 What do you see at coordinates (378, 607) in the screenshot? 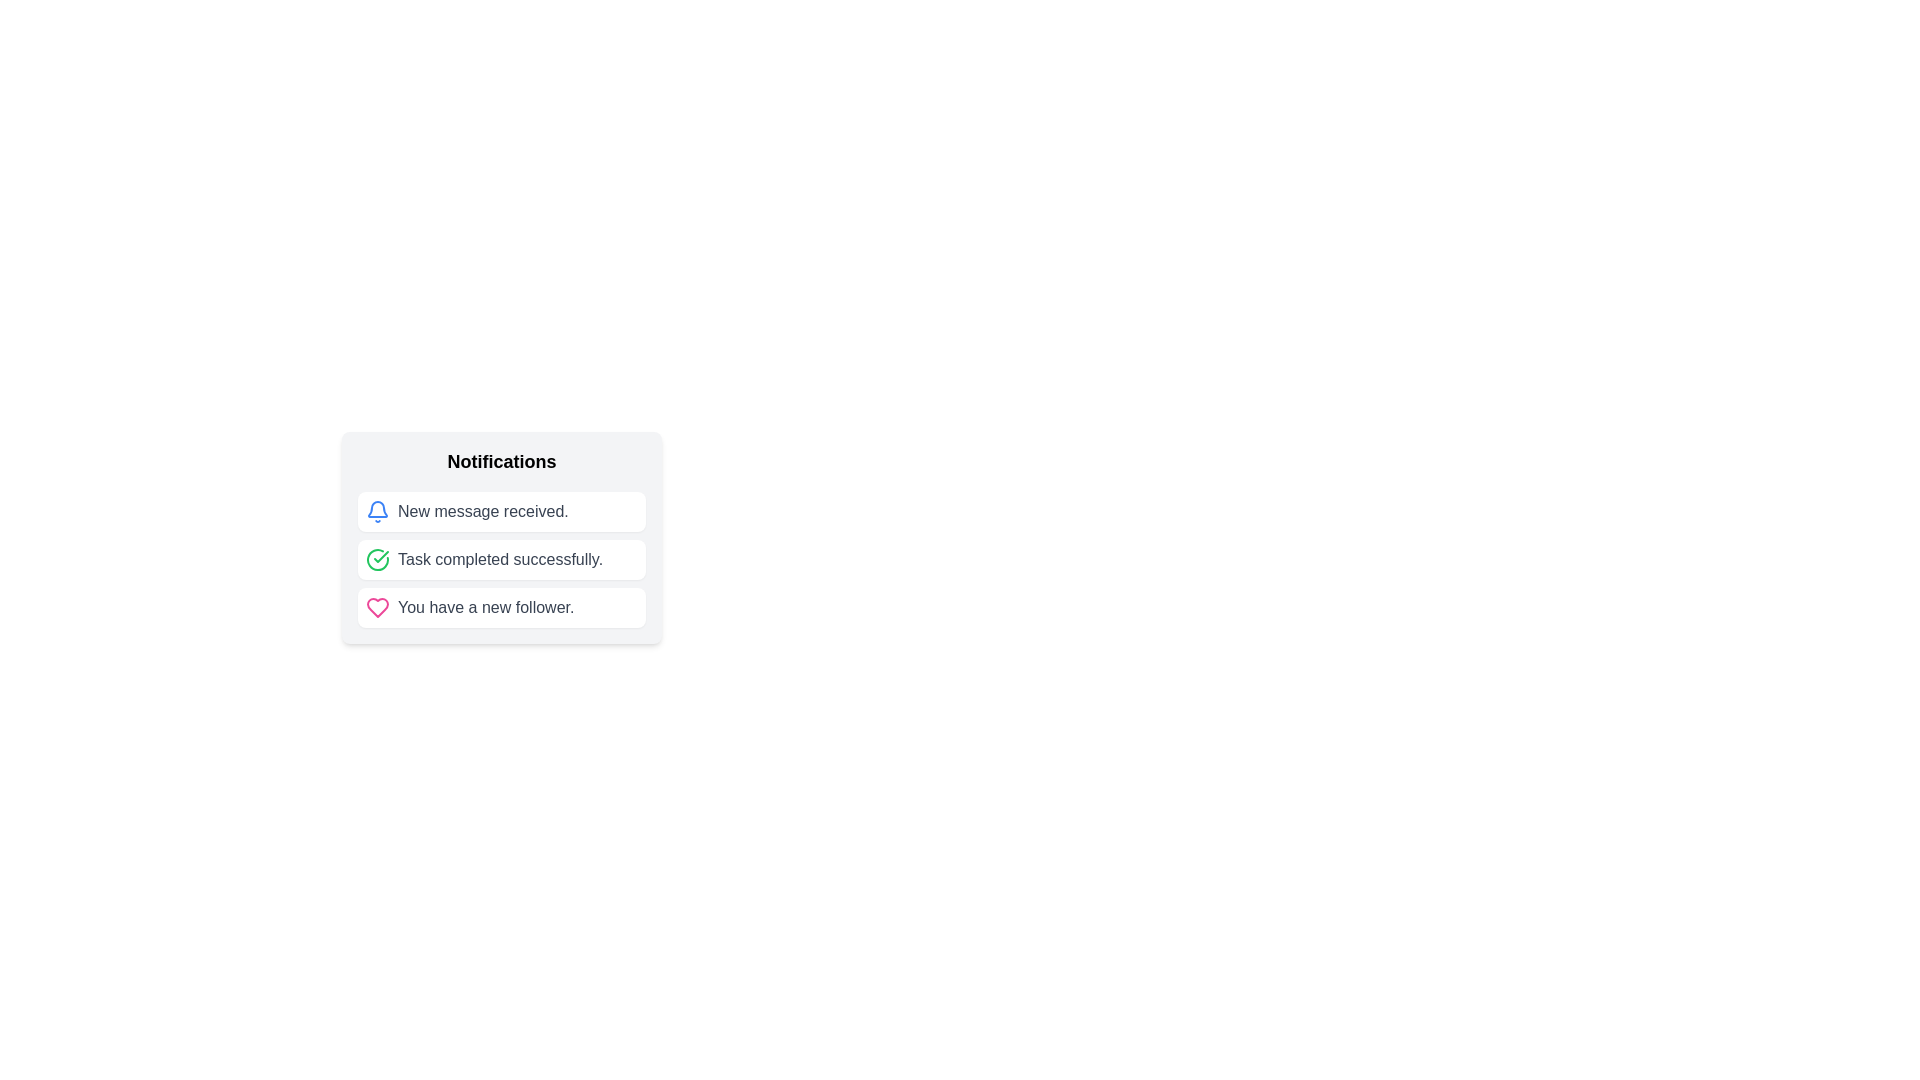
I see `the pink heart-shaped icon with a hollow center located to the left of the text 'You have a new follower' in the third notification box under the 'Notifications' header` at bounding box center [378, 607].